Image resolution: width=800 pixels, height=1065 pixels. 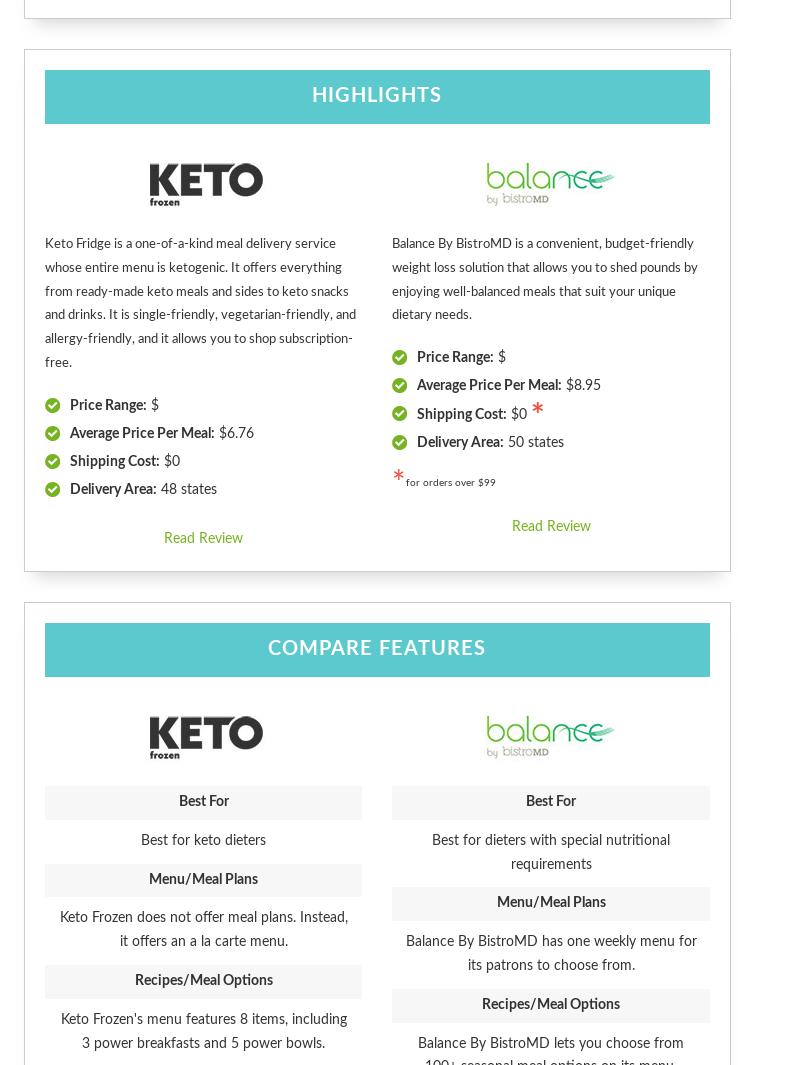 I want to click on 'Best for keto dieters', so click(x=203, y=839).